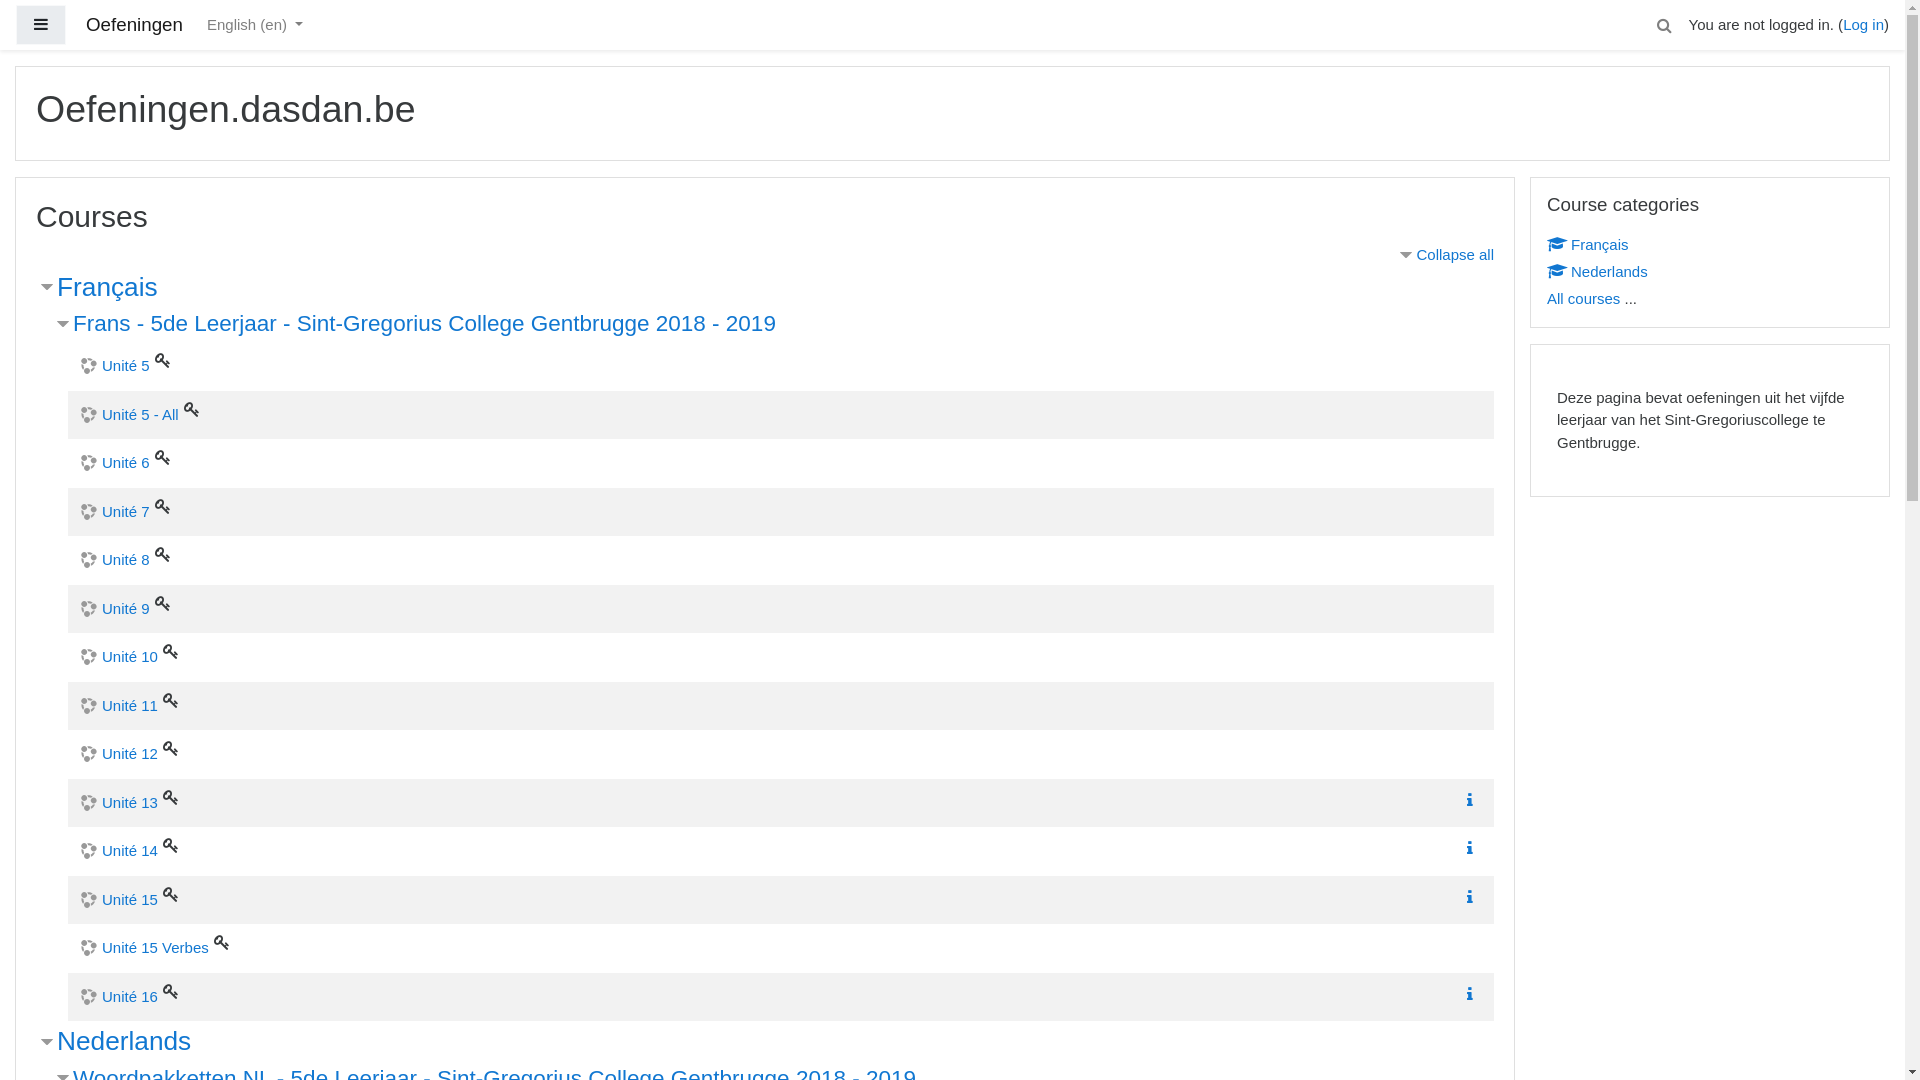 The height and width of the screenshot is (1080, 1920). I want to click on 'Self enrolment', so click(163, 554).